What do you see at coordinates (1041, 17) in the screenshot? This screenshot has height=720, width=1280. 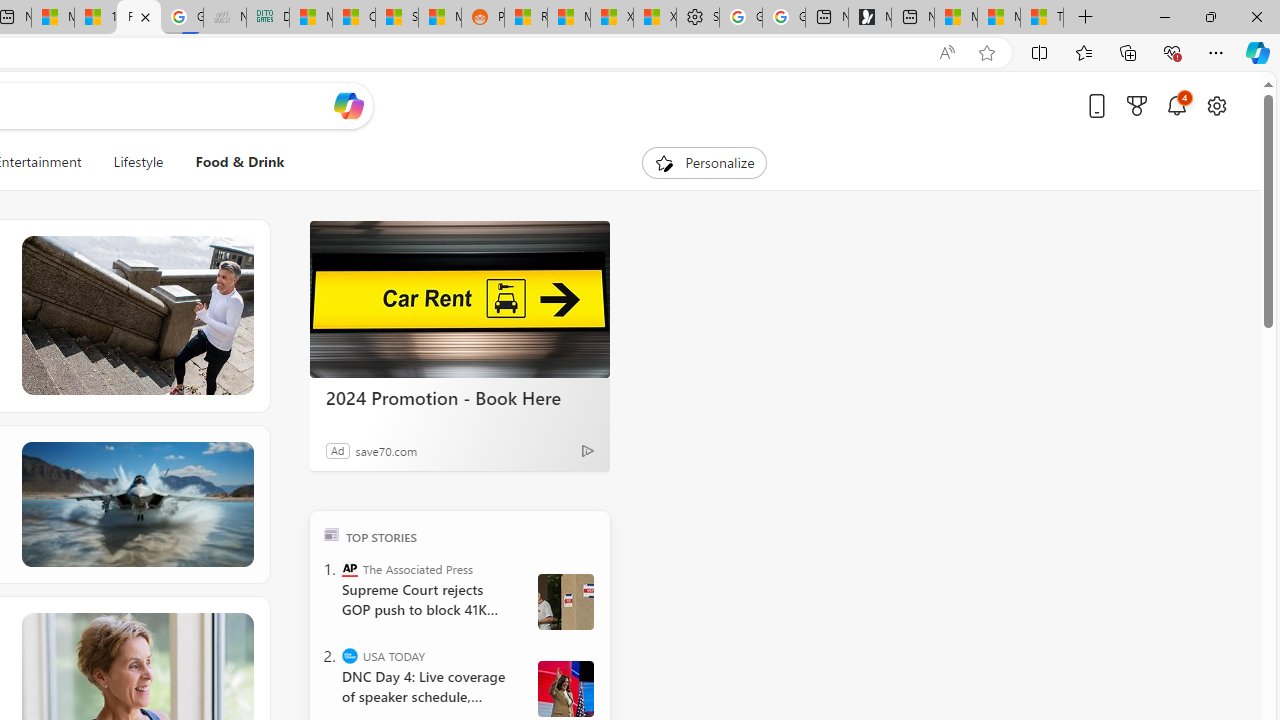 I see `'These 3 Stocks Pay You More Than 5% to Own Them'` at bounding box center [1041, 17].